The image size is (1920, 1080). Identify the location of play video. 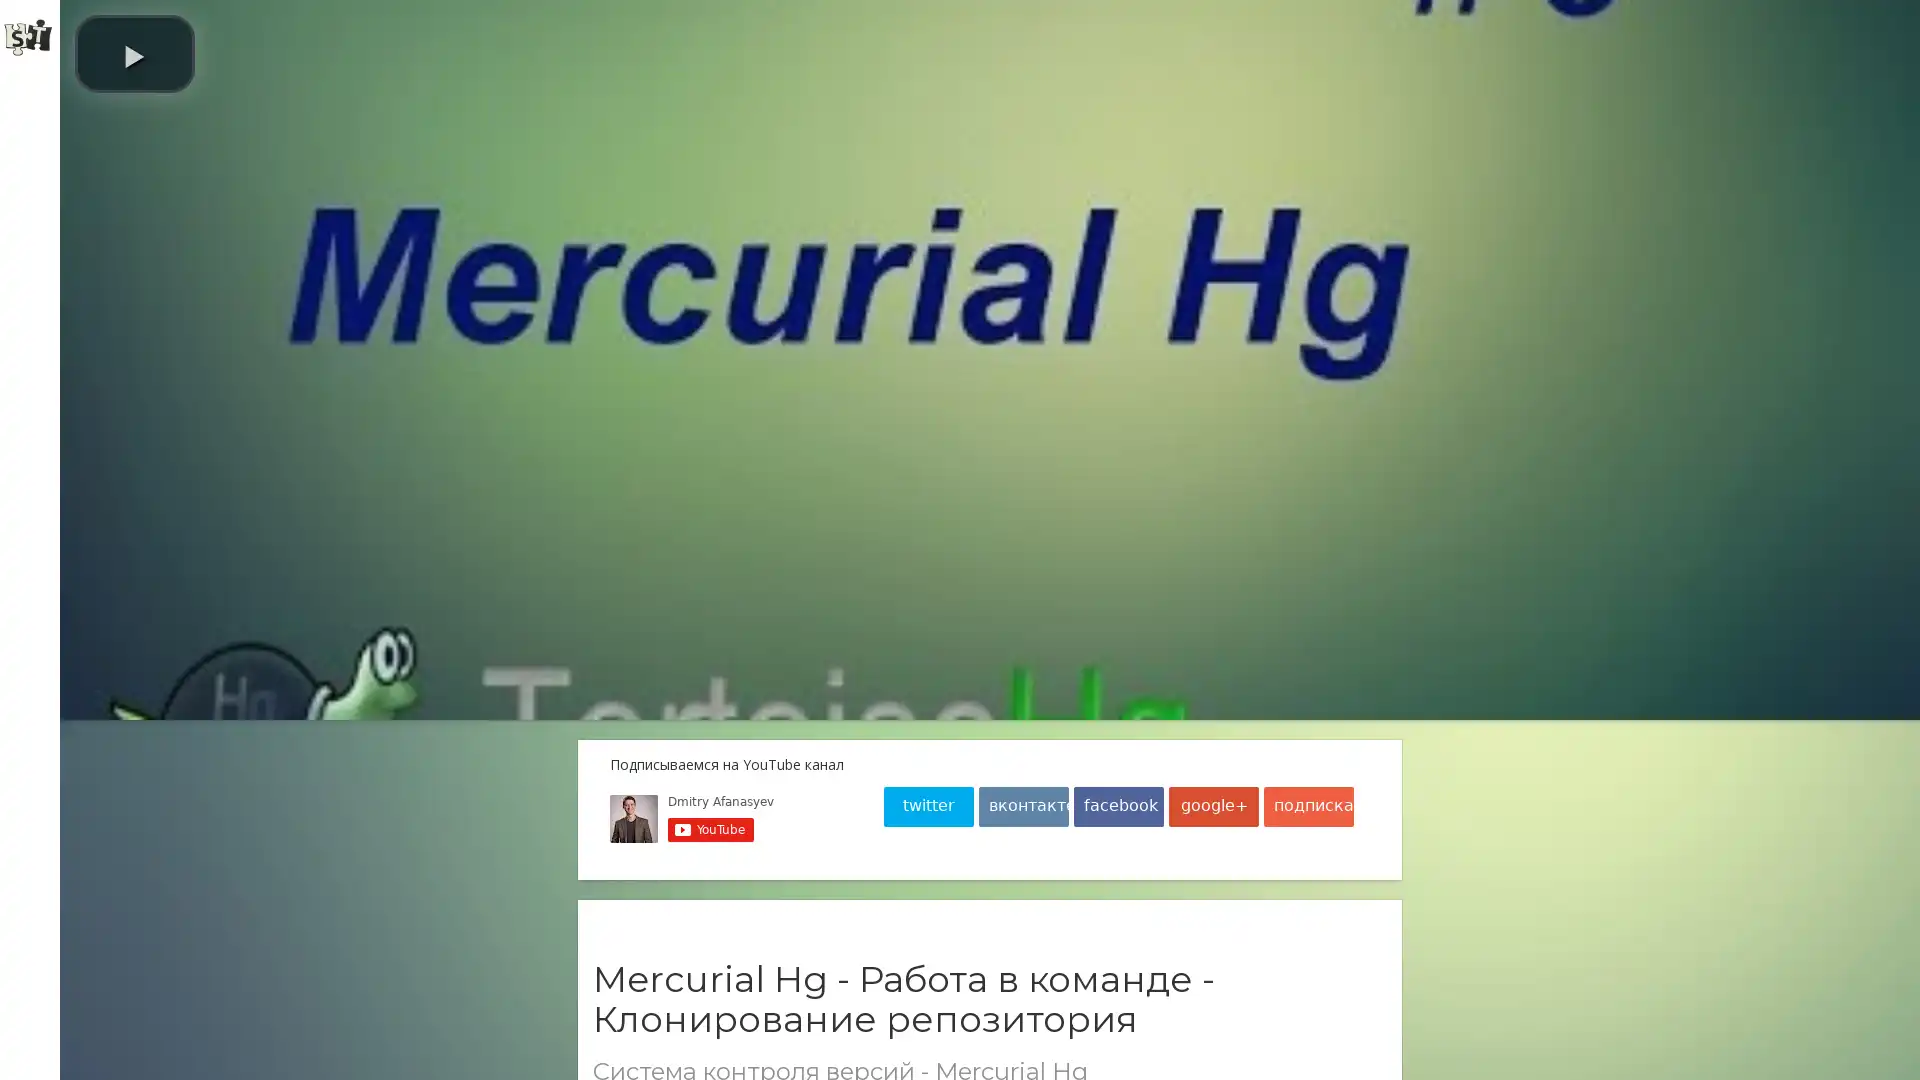
(133, 53).